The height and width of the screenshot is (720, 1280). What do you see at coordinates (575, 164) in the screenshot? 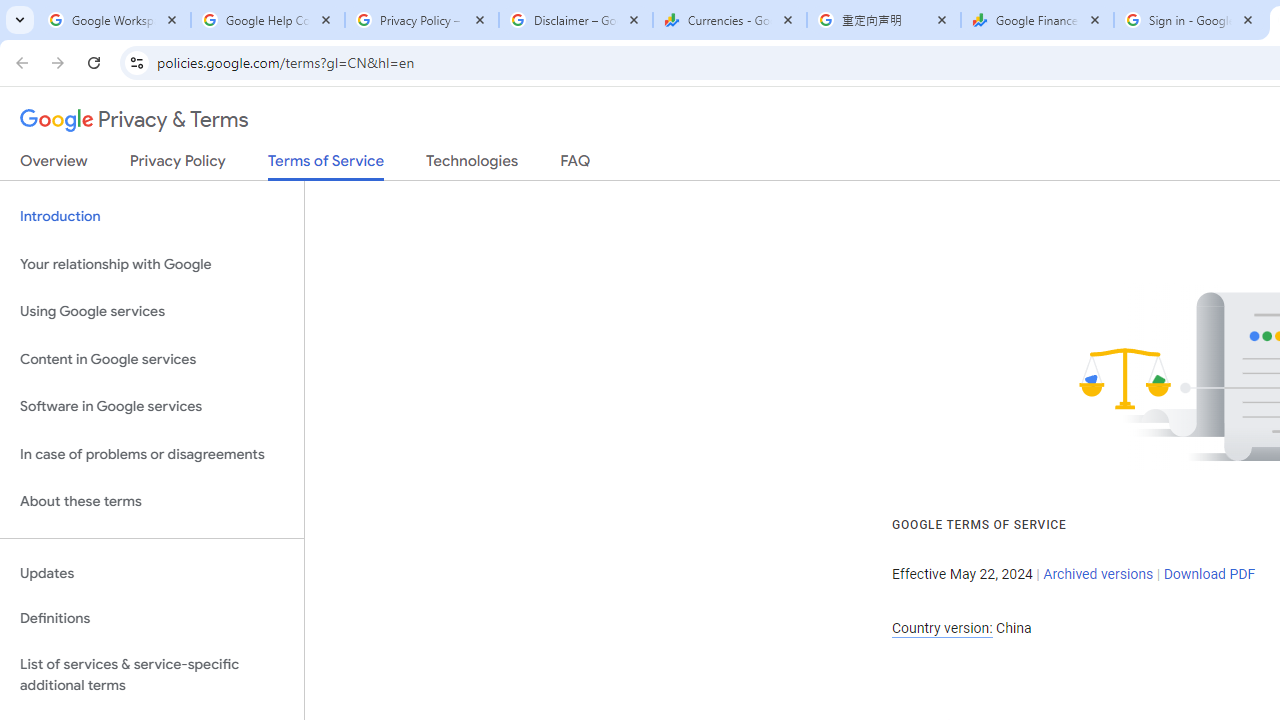
I see `'FAQ'` at bounding box center [575, 164].